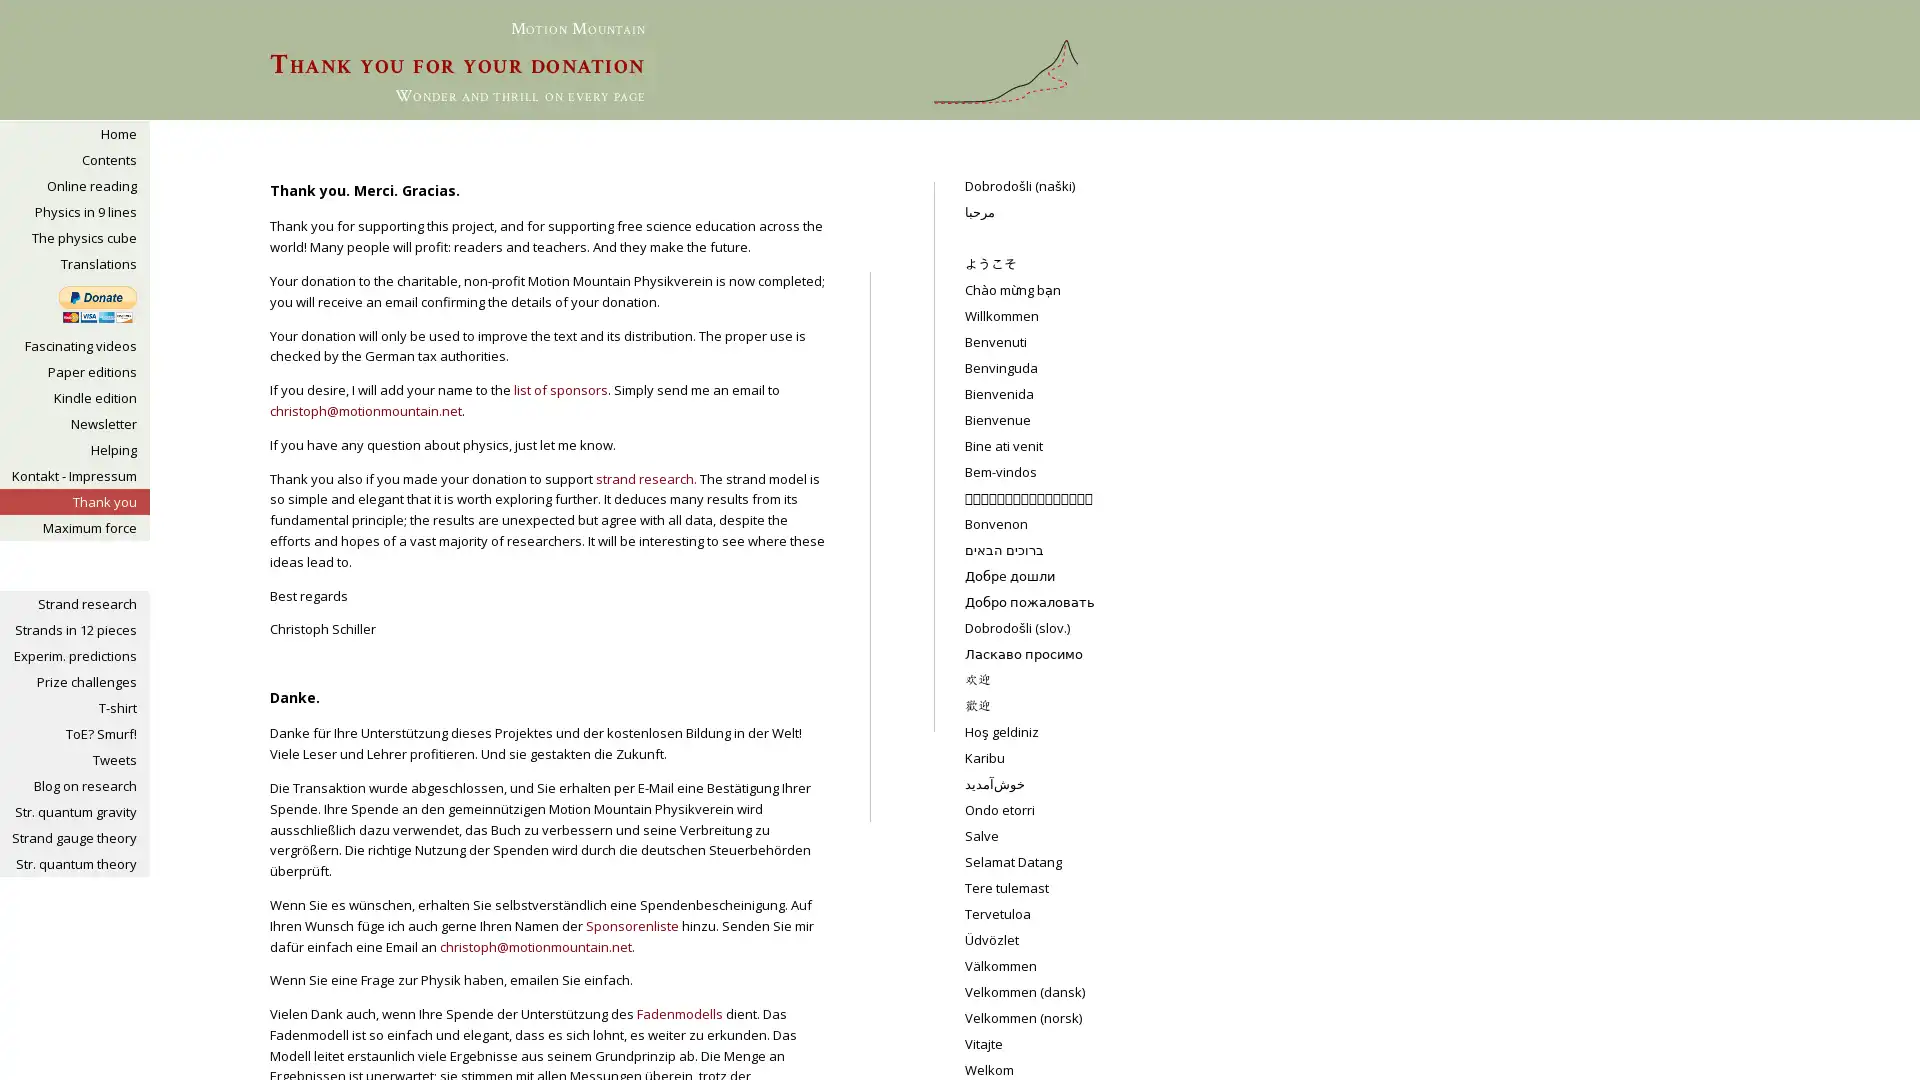 This screenshot has width=1920, height=1080. Describe the element at coordinates (96, 304) in the screenshot. I see `| Donate Button |` at that location.